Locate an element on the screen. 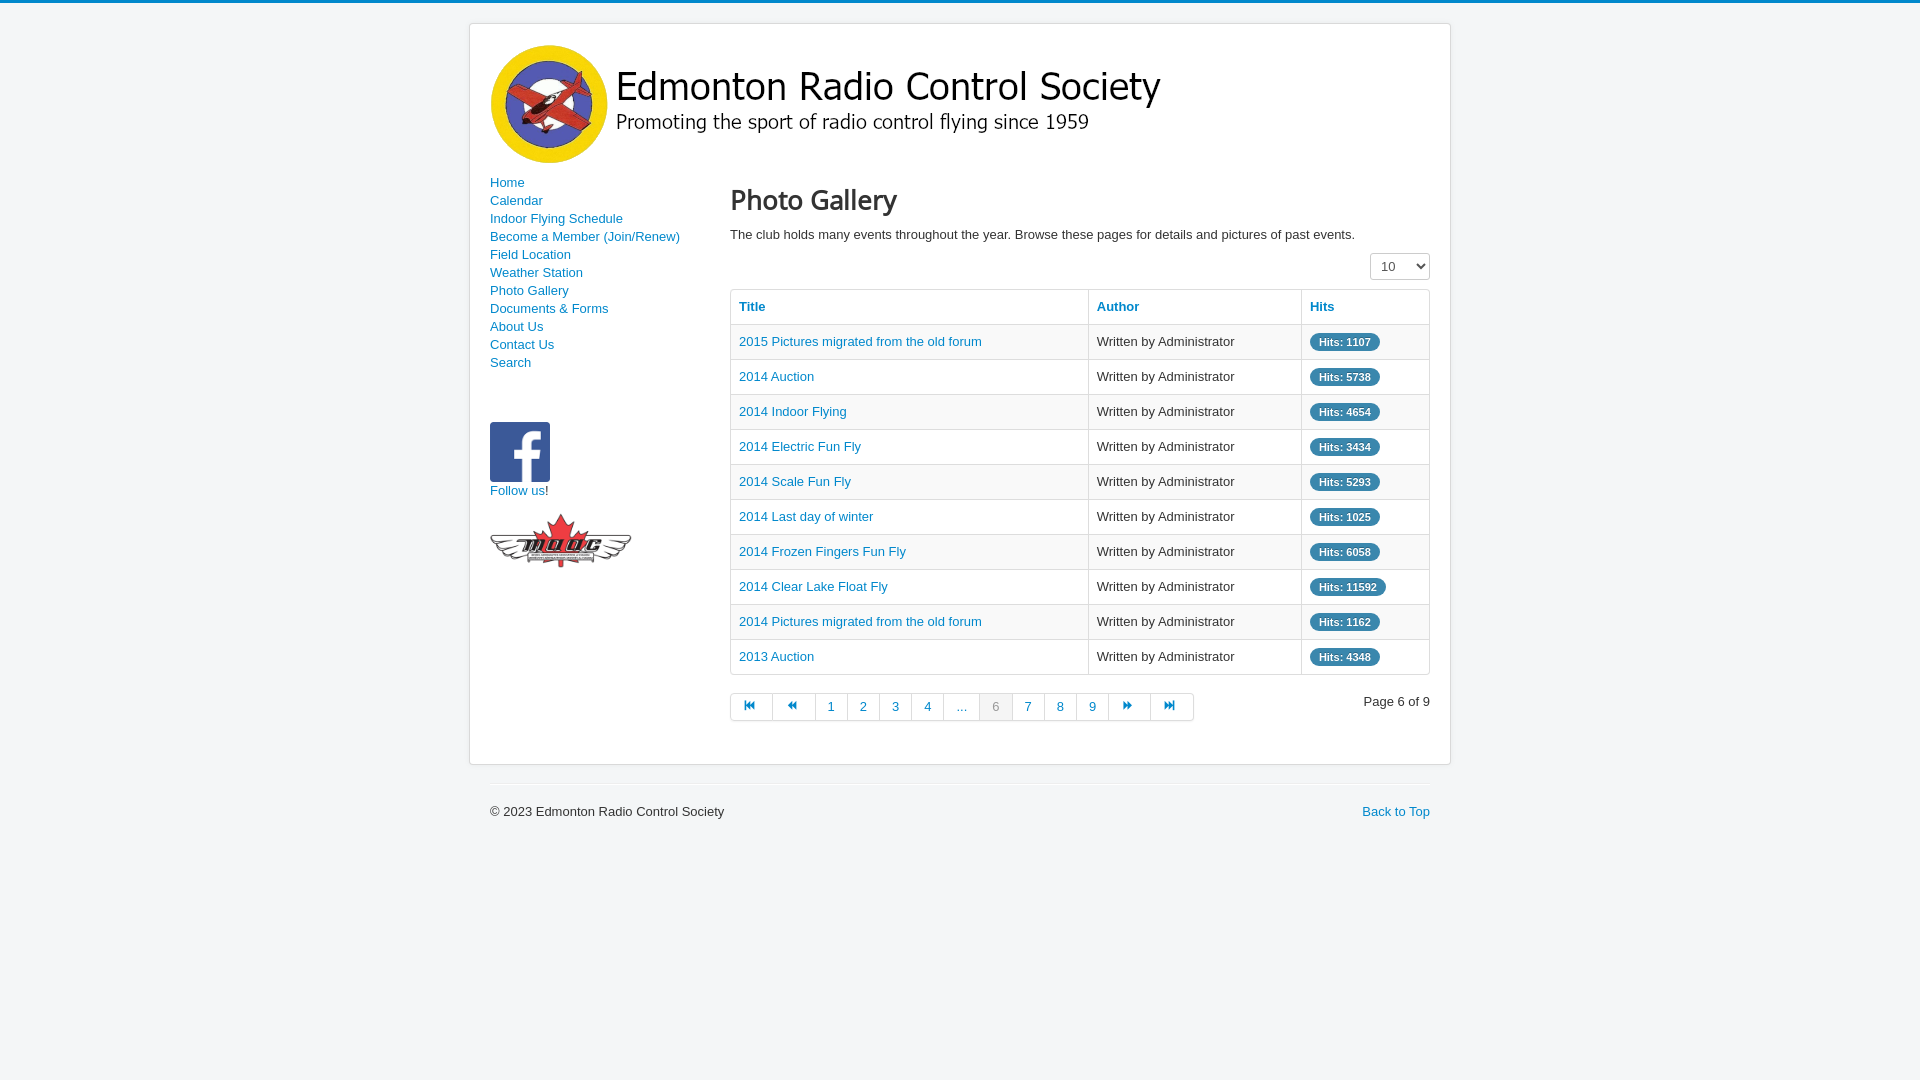 The width and height of the screenshot is (1920, 1080). '2014 Frozen Fingers Fun Fly' is located at coordinates (822, 551).